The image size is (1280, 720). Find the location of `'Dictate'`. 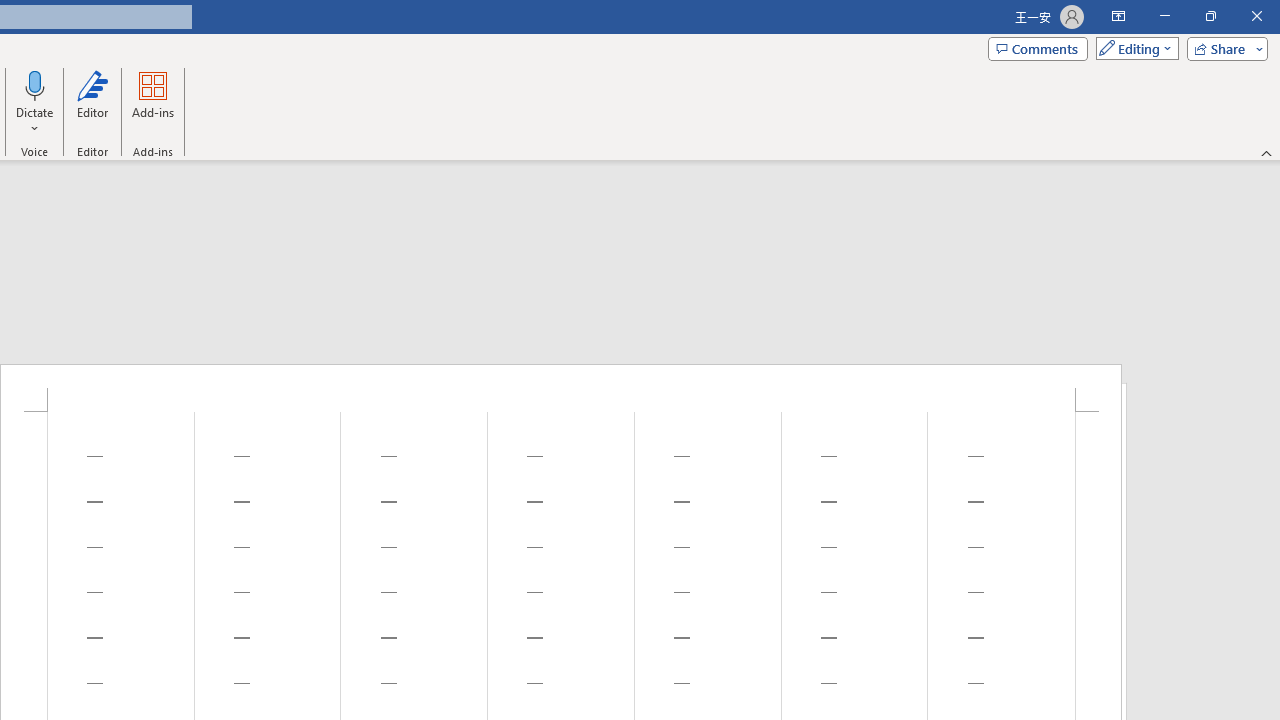

'Dictate' is located at coordinates (35, 103).